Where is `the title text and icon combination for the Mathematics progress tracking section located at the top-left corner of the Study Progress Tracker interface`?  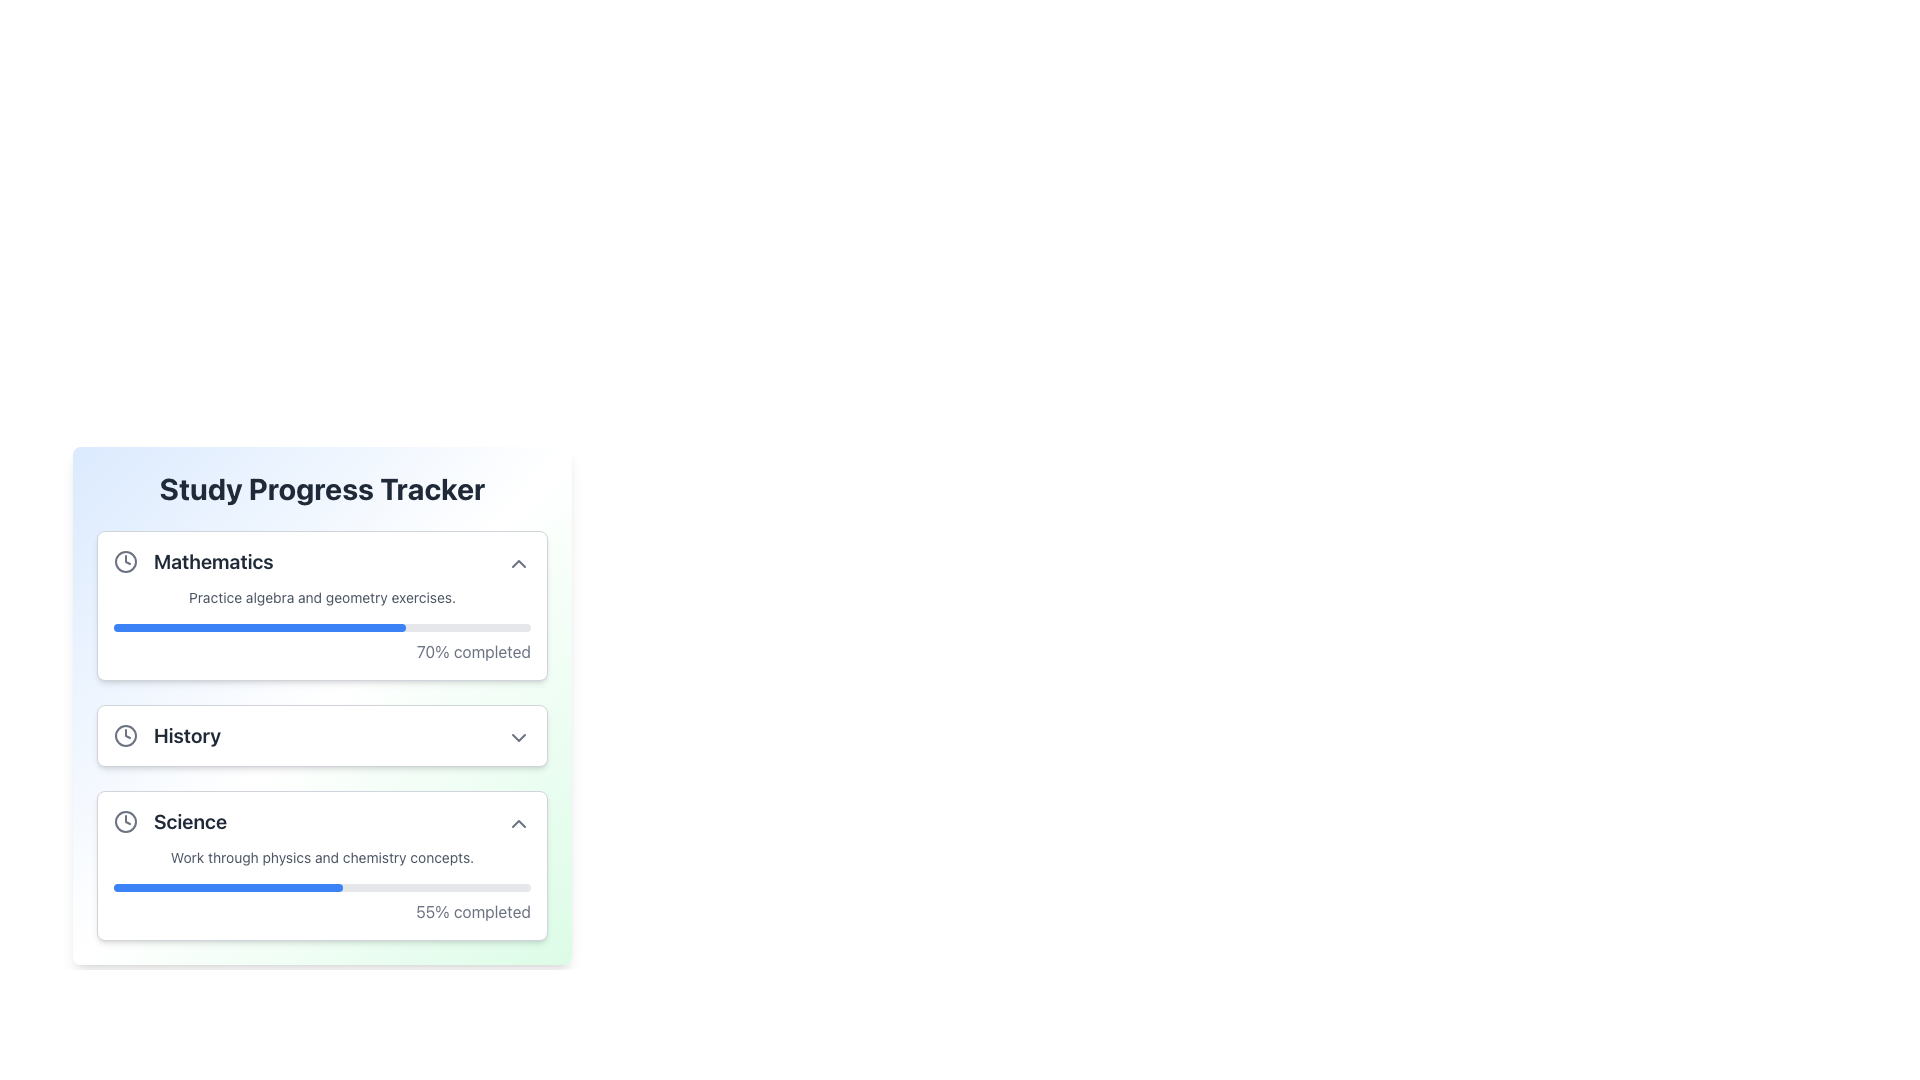 the title text and icon combination for the Mathematics progress tracking section located at the top-left corner of the Study Progress Tracker interface is located at coordinates (193, 562).